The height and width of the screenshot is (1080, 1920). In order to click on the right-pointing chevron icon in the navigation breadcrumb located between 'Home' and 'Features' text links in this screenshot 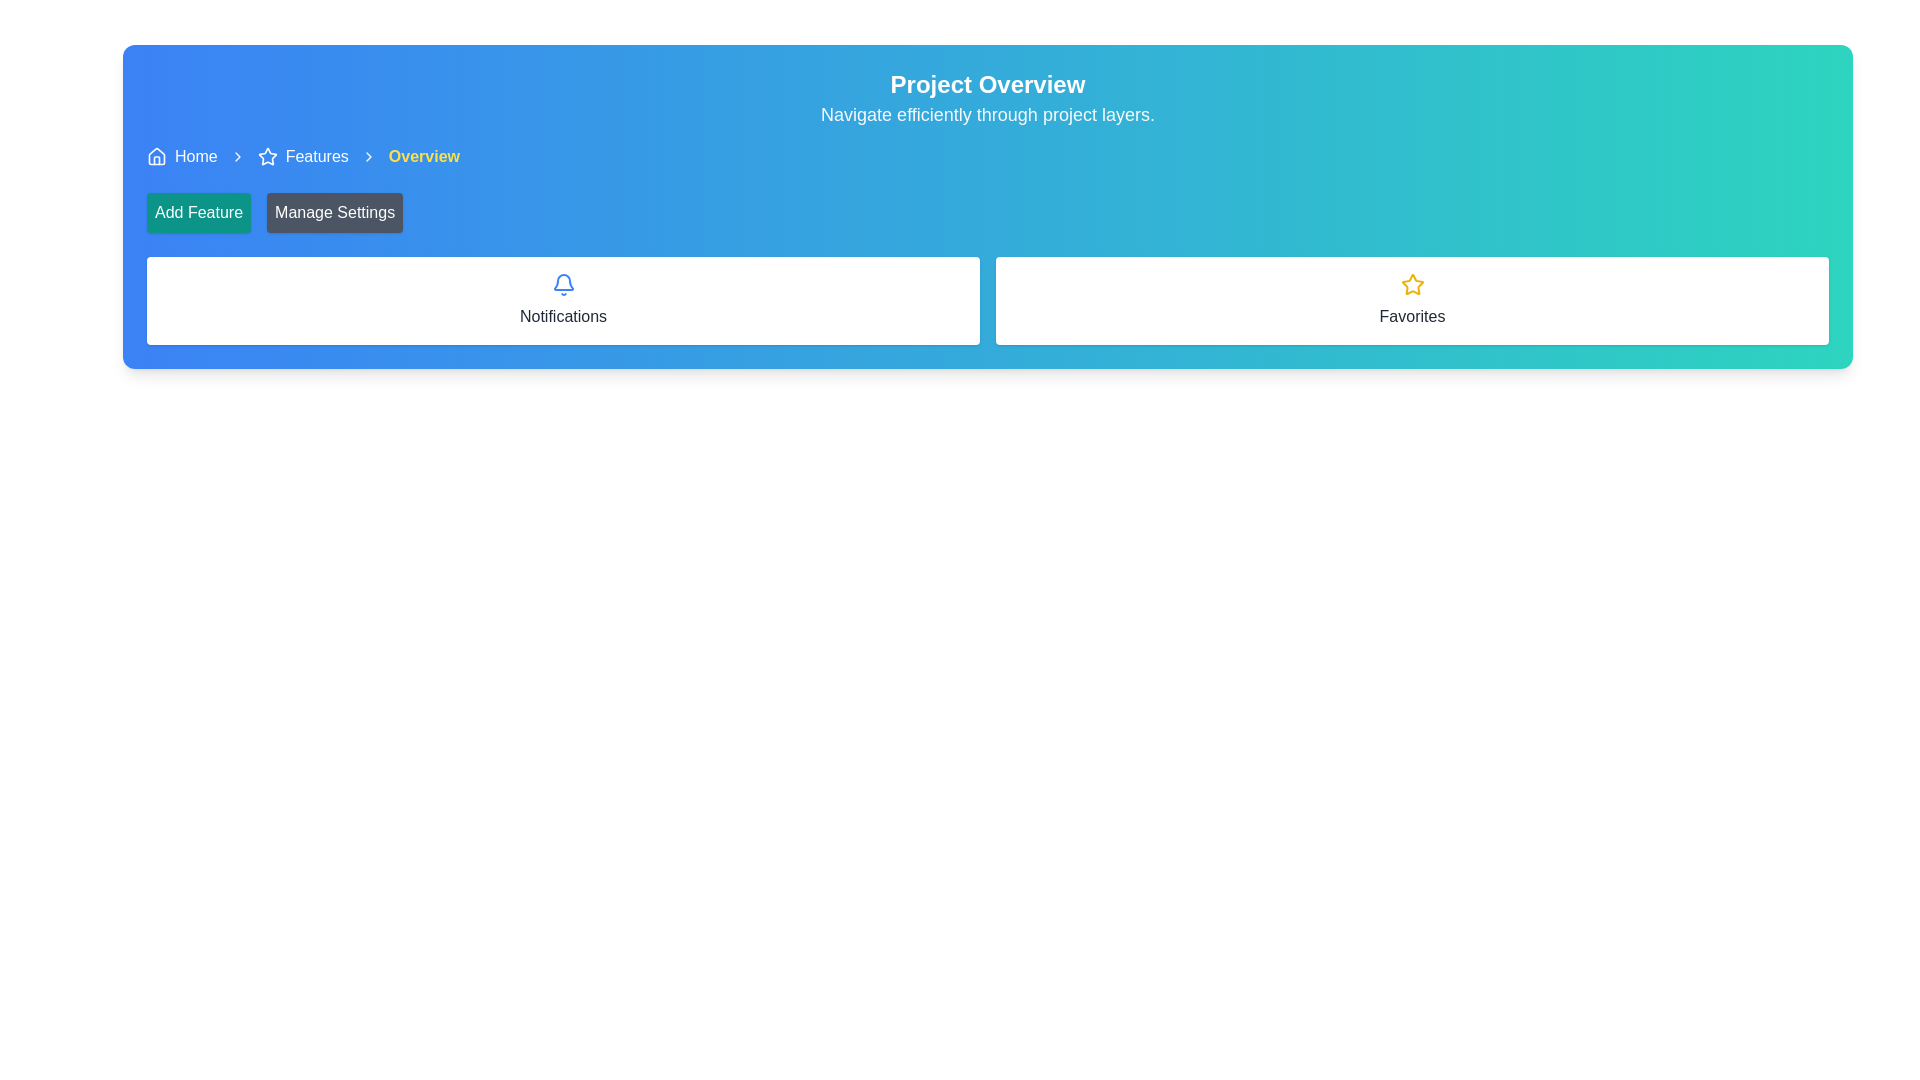, I will do `click(237, 156)`.